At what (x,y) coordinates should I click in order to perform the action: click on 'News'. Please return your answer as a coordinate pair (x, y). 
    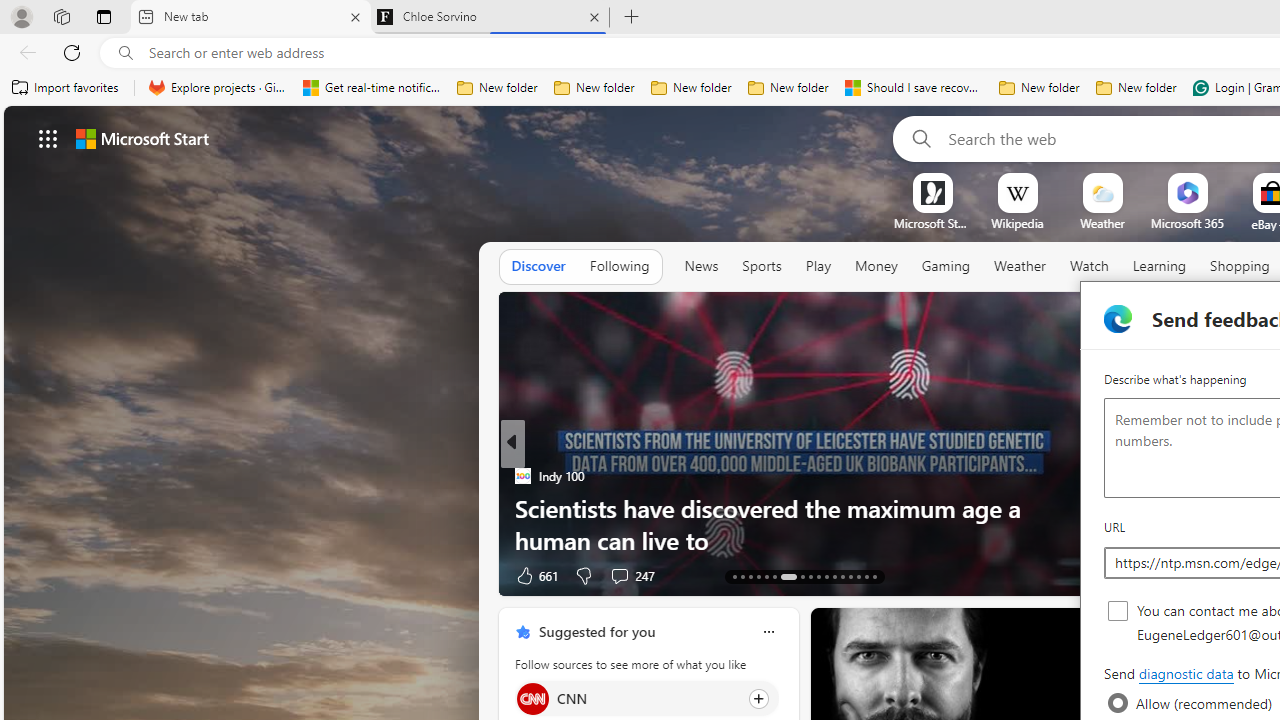
    Looking at the image, I should click on (701, 266).